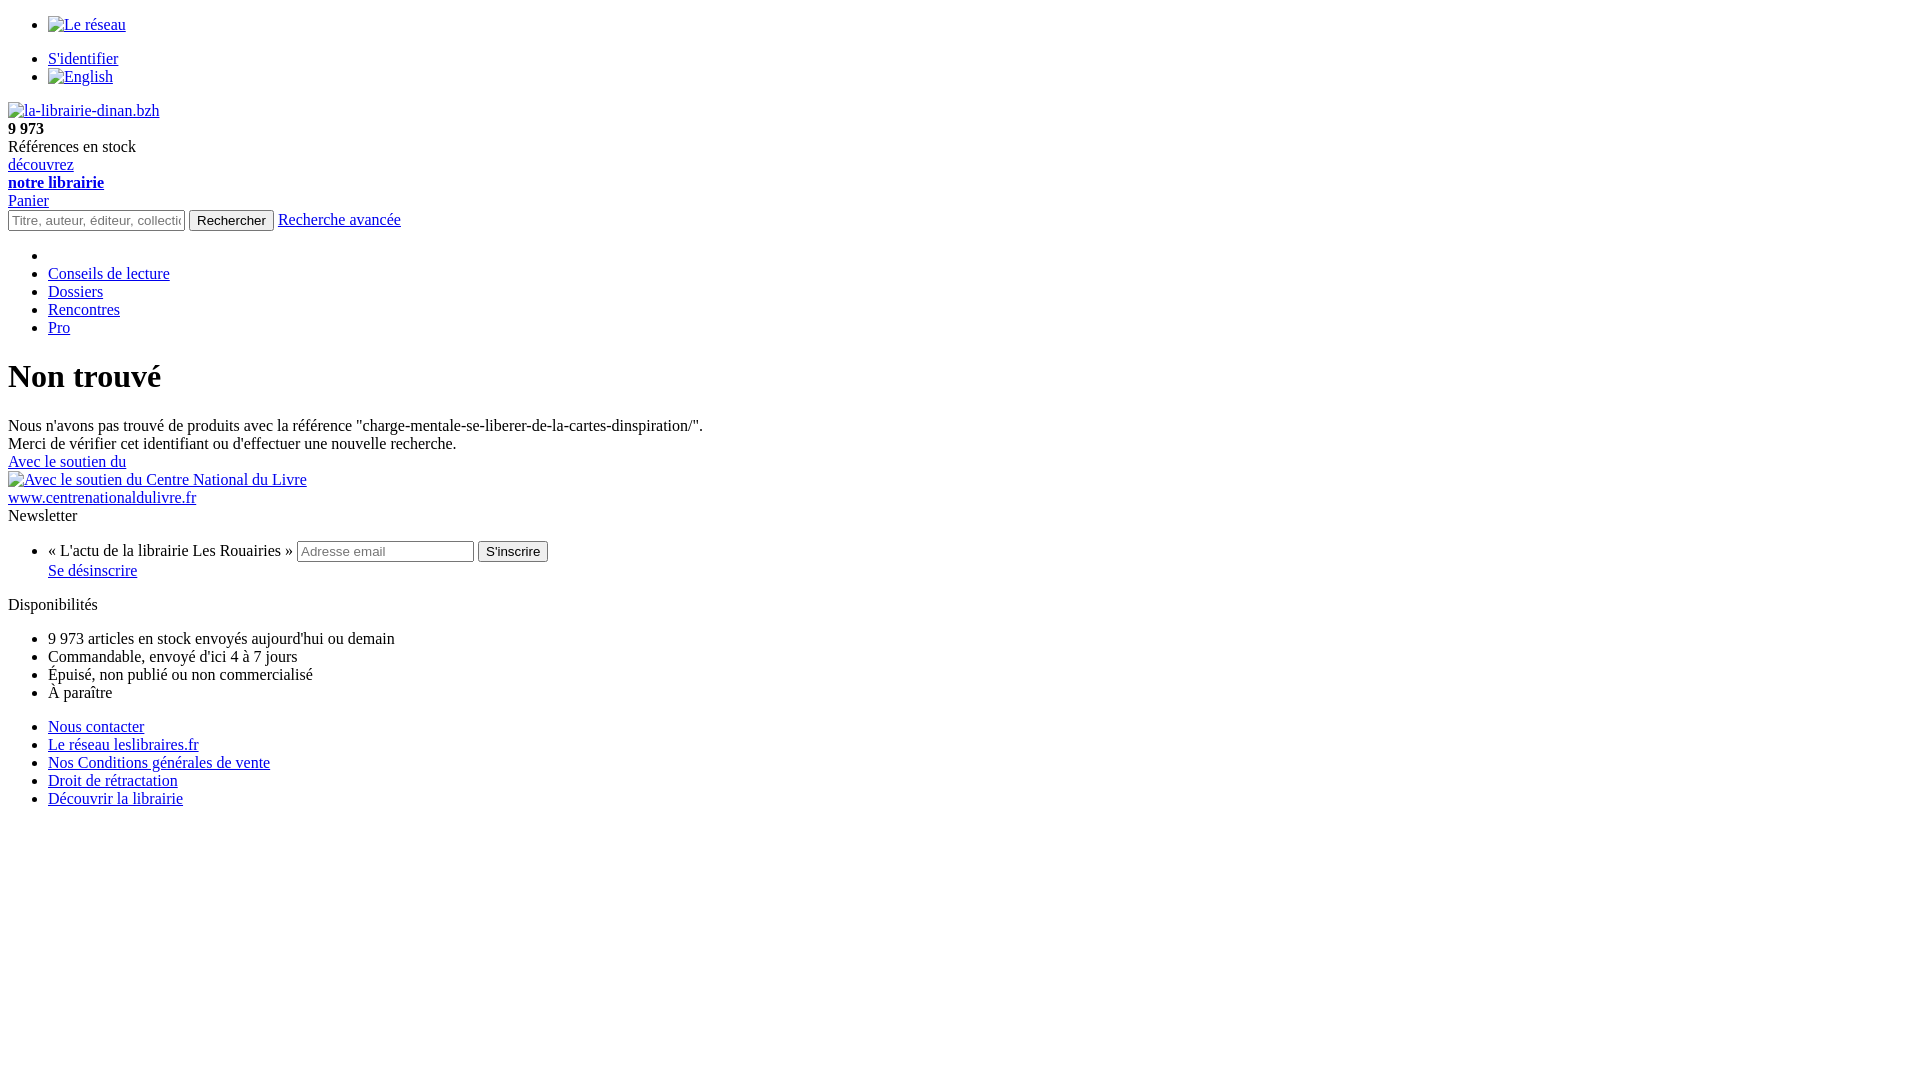  I want to click on 'Conseils de lecture', so click(48, 273).